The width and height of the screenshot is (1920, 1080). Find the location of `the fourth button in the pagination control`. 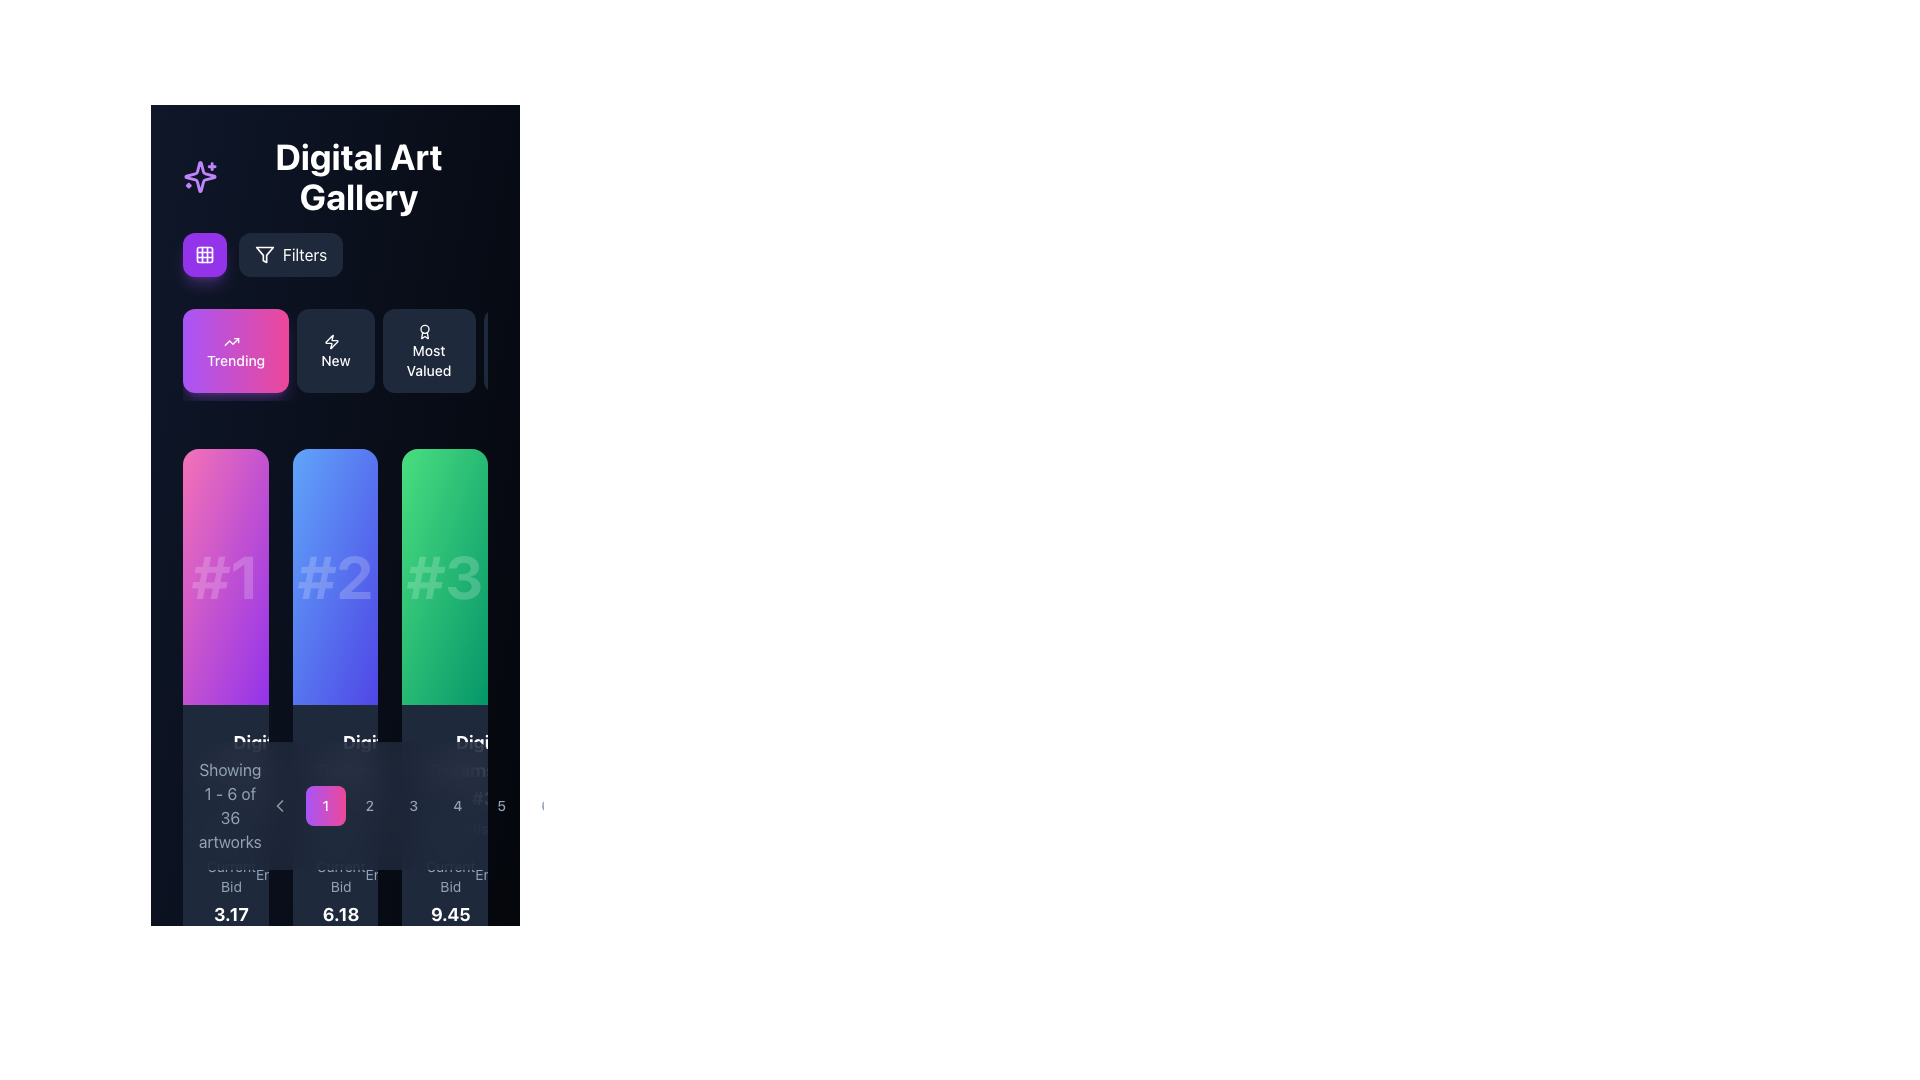

the fourth button in the pagination control is located at coordinates (434, 805).